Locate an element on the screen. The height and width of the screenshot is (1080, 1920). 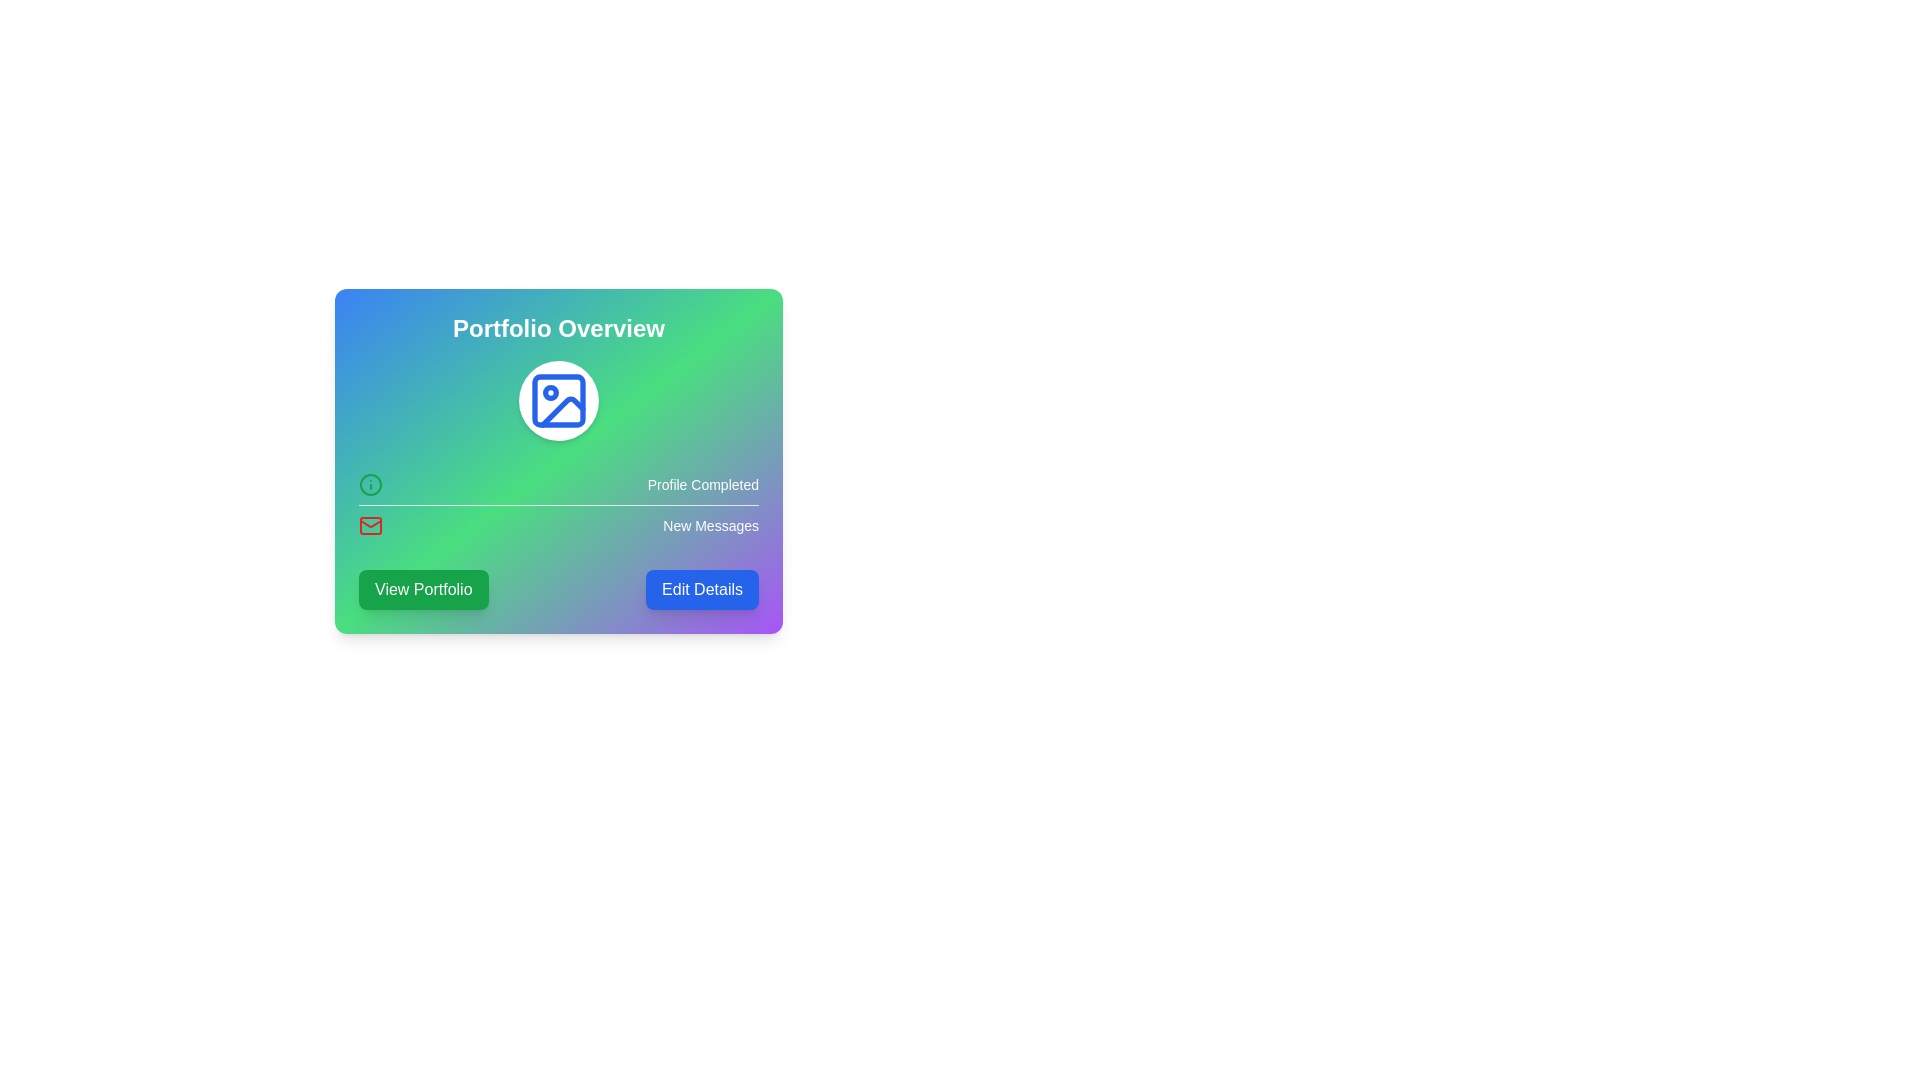
the informational icon that signifies a completed status, located to the far-left of the 'Profile Completed' label is located at coordinates (370, 485).